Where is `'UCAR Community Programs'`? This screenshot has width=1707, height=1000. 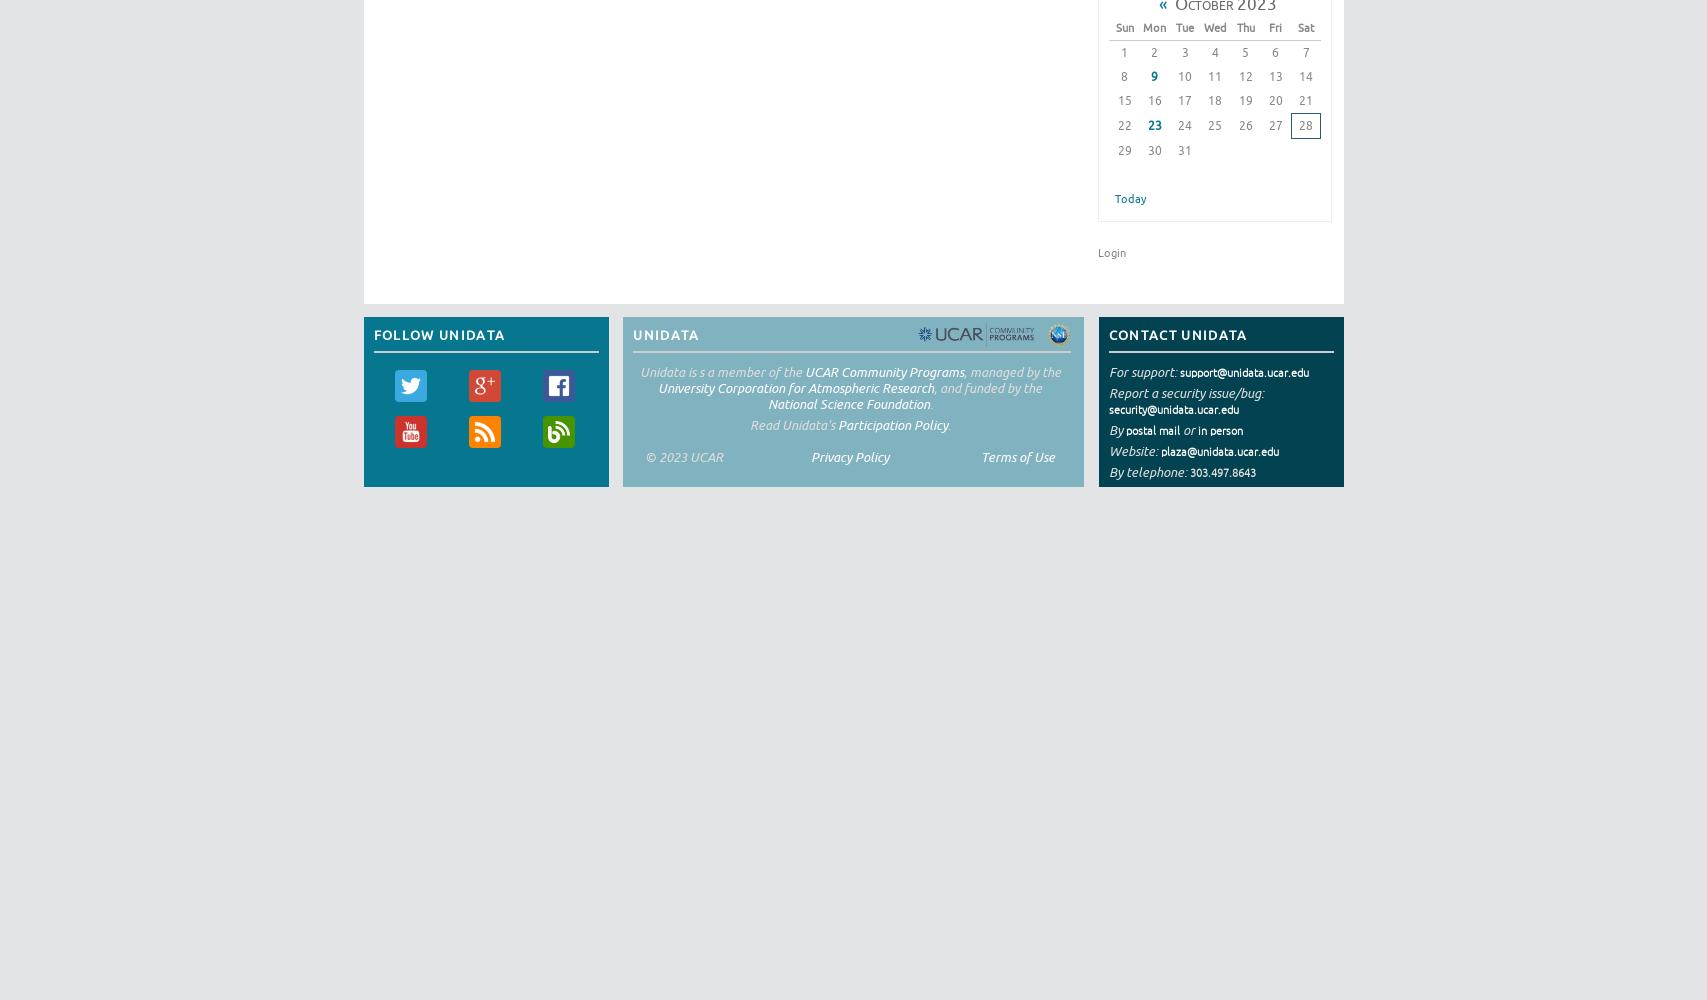 'UCAR Community Programs' is located at coordinates (882, 370).